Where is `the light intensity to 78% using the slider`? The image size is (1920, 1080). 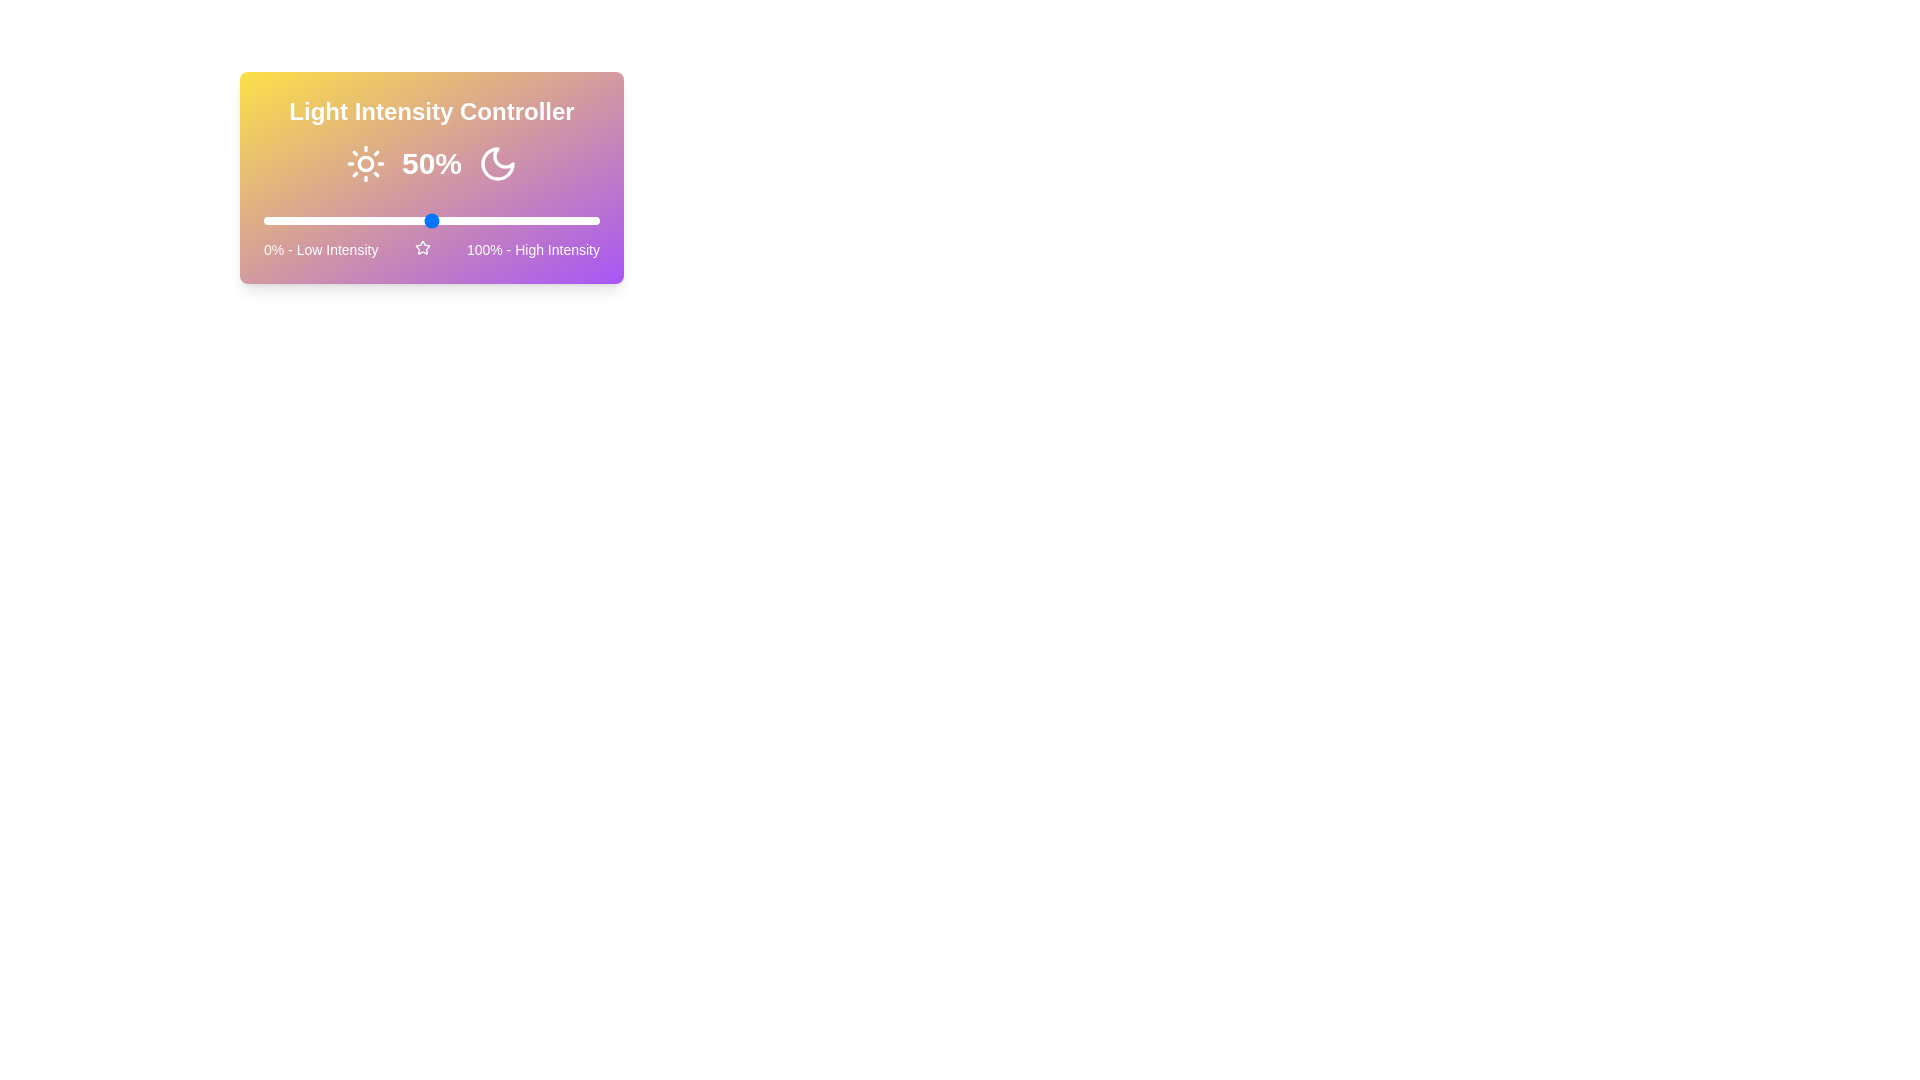 the light intensity to 78% using the slider is located at coordinates (526, 220).